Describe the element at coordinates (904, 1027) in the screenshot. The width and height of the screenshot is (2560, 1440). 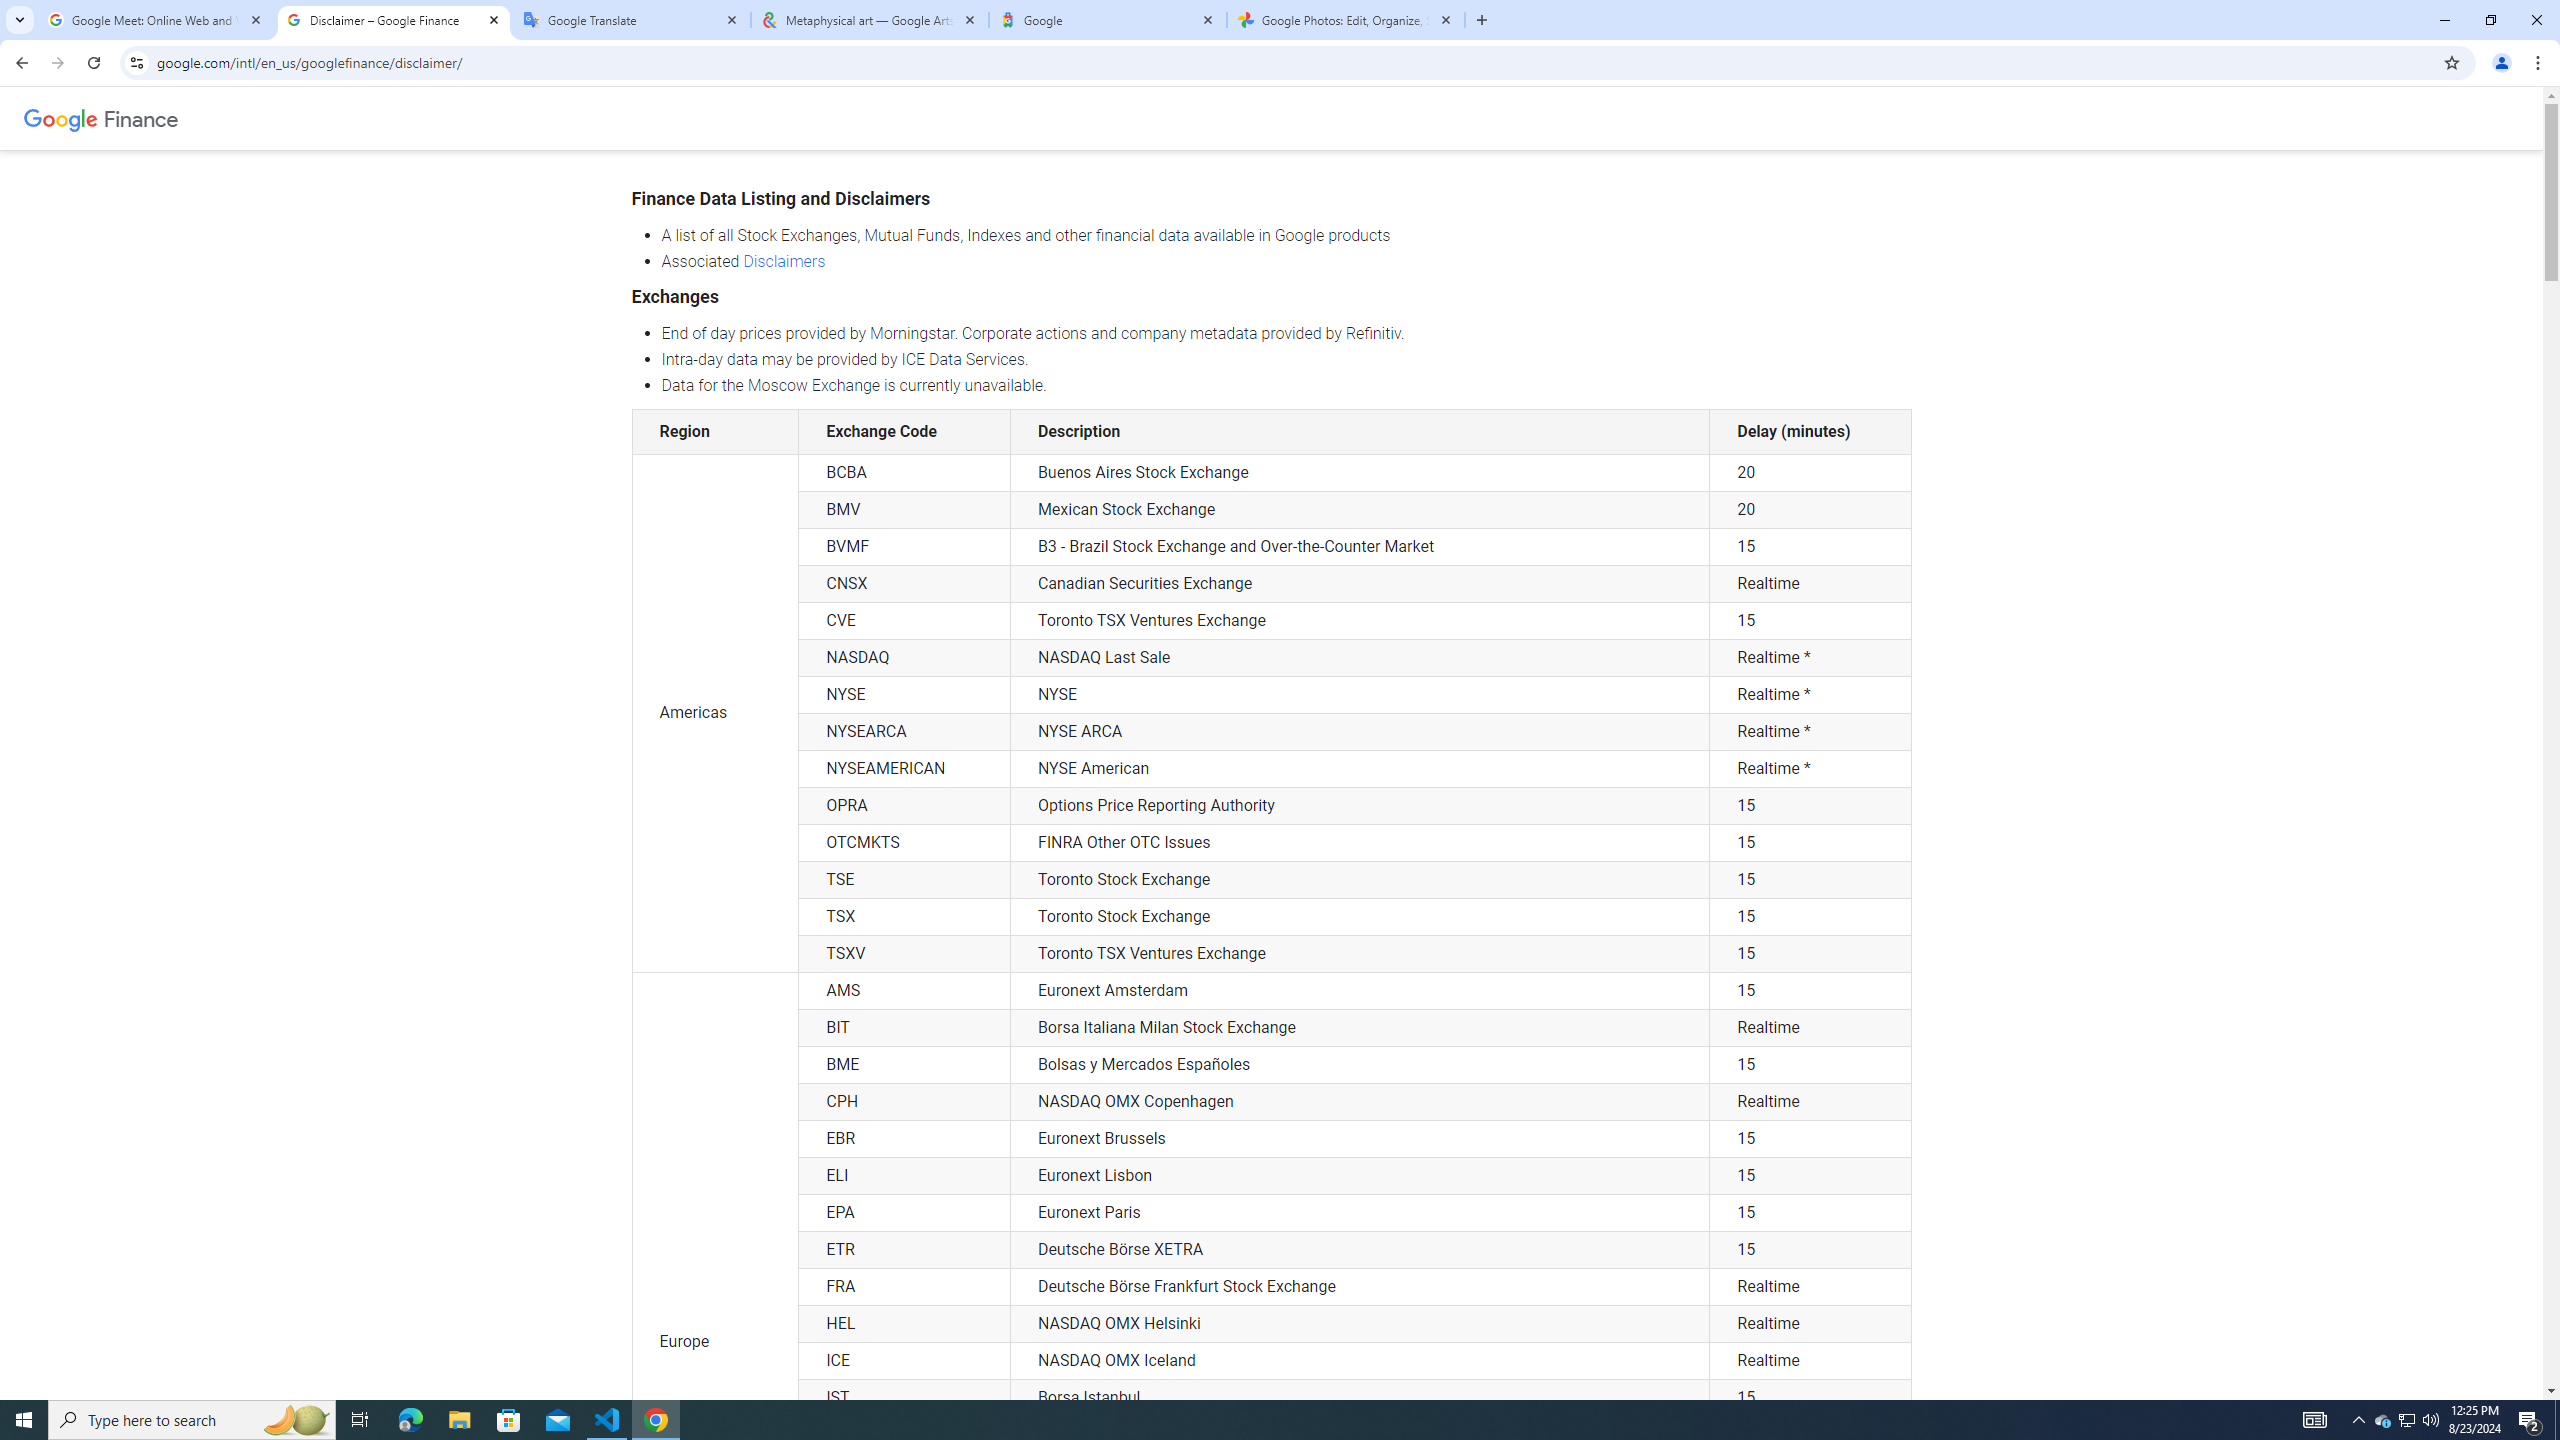
I see `'BIT'` at that location.